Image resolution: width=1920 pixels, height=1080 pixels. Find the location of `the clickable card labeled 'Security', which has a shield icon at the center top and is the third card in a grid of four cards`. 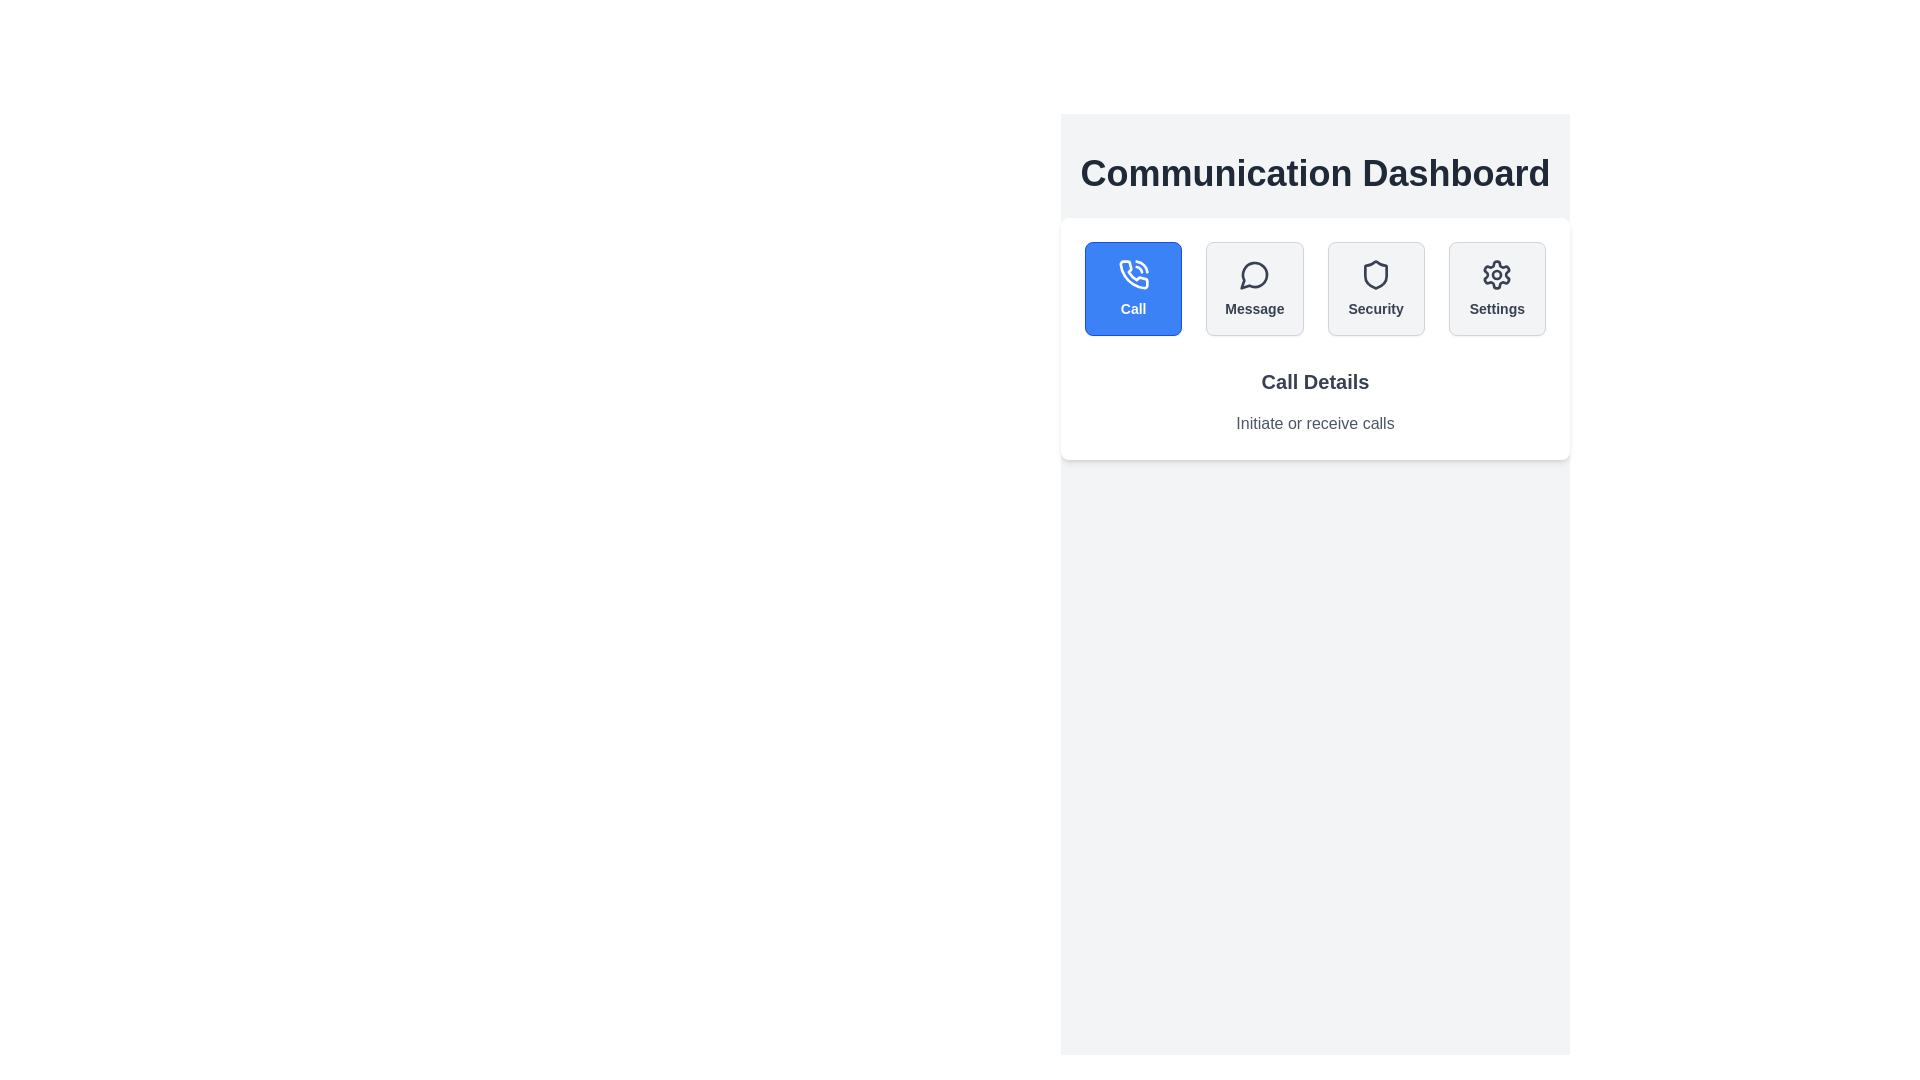

the clickable card labeled 'Security', which has a shield icon at the center top and is the third card in a grid of four cards is located at coordinates (1375, 289).